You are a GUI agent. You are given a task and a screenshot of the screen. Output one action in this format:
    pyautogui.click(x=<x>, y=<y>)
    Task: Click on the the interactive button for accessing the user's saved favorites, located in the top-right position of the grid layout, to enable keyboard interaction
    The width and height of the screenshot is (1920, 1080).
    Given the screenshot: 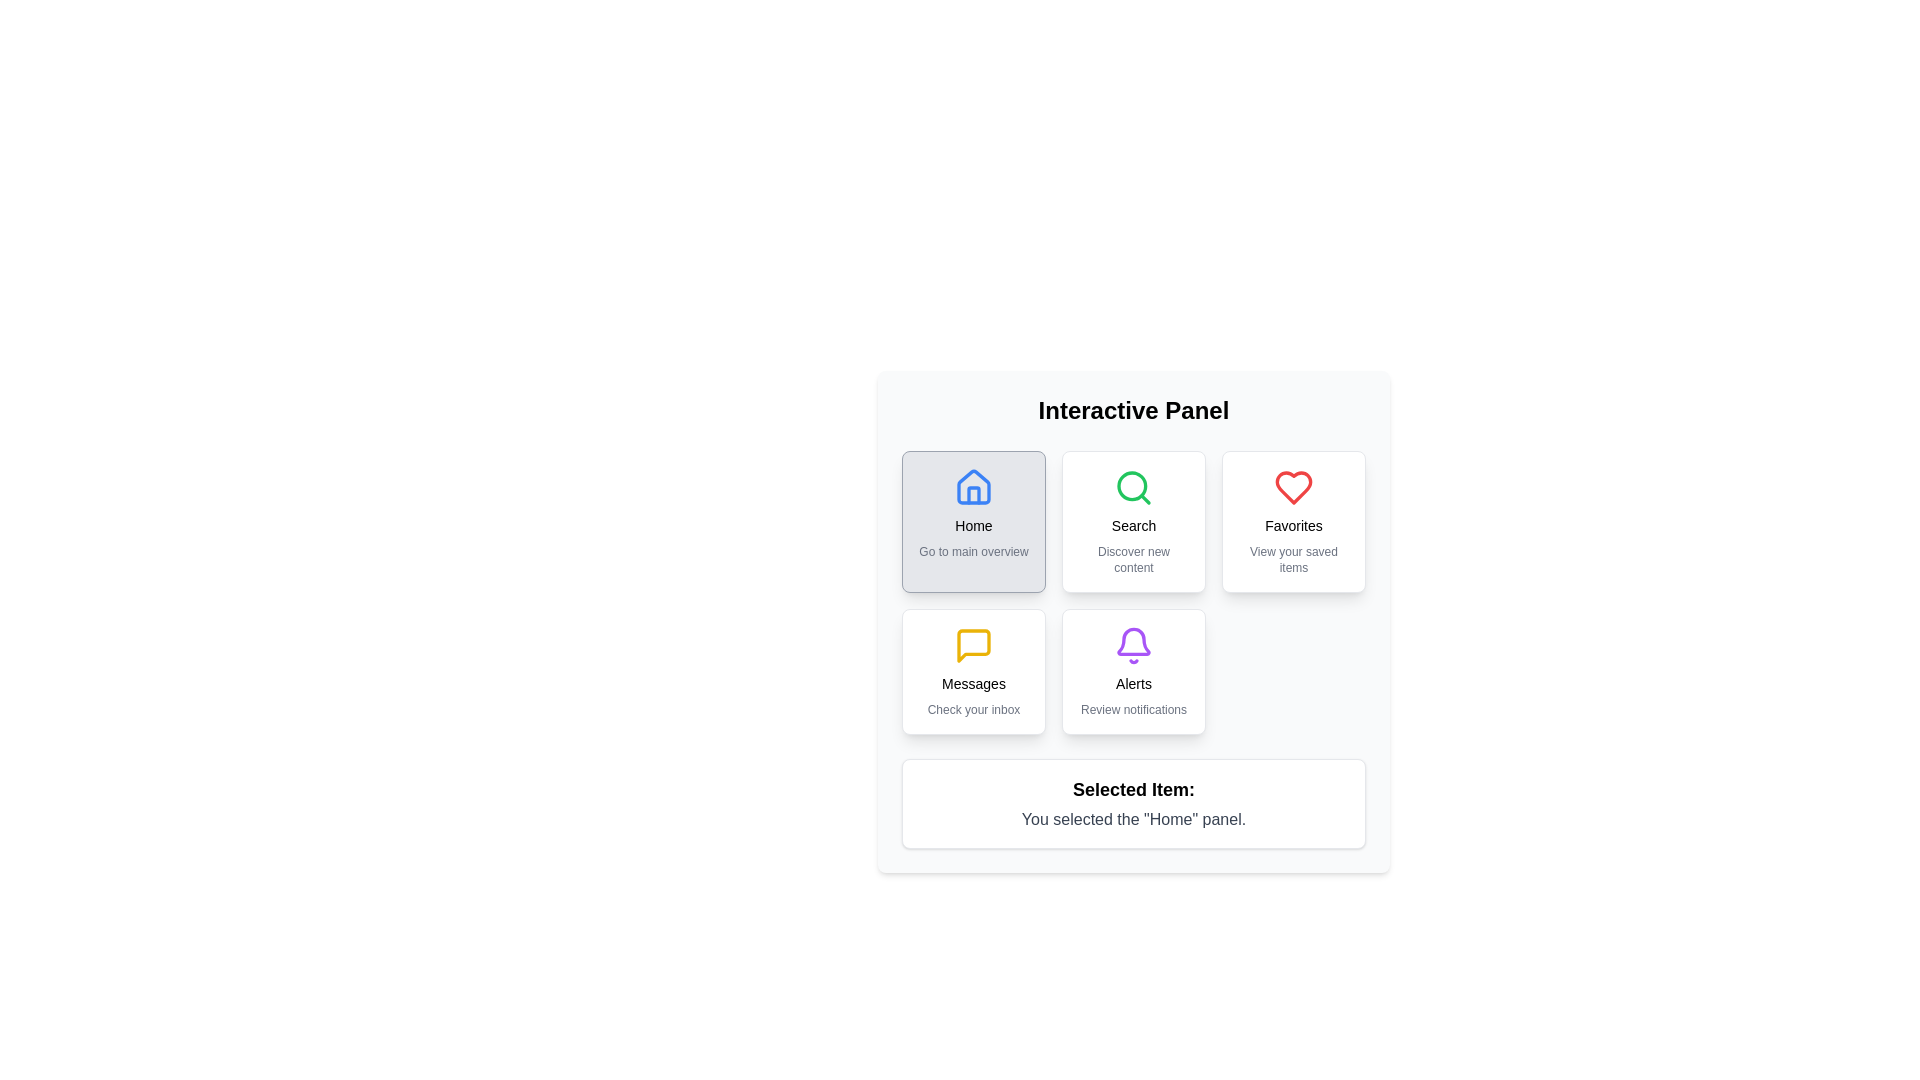 What is the action you would take?
    pyautogui.click(x=1294, y=520)
    